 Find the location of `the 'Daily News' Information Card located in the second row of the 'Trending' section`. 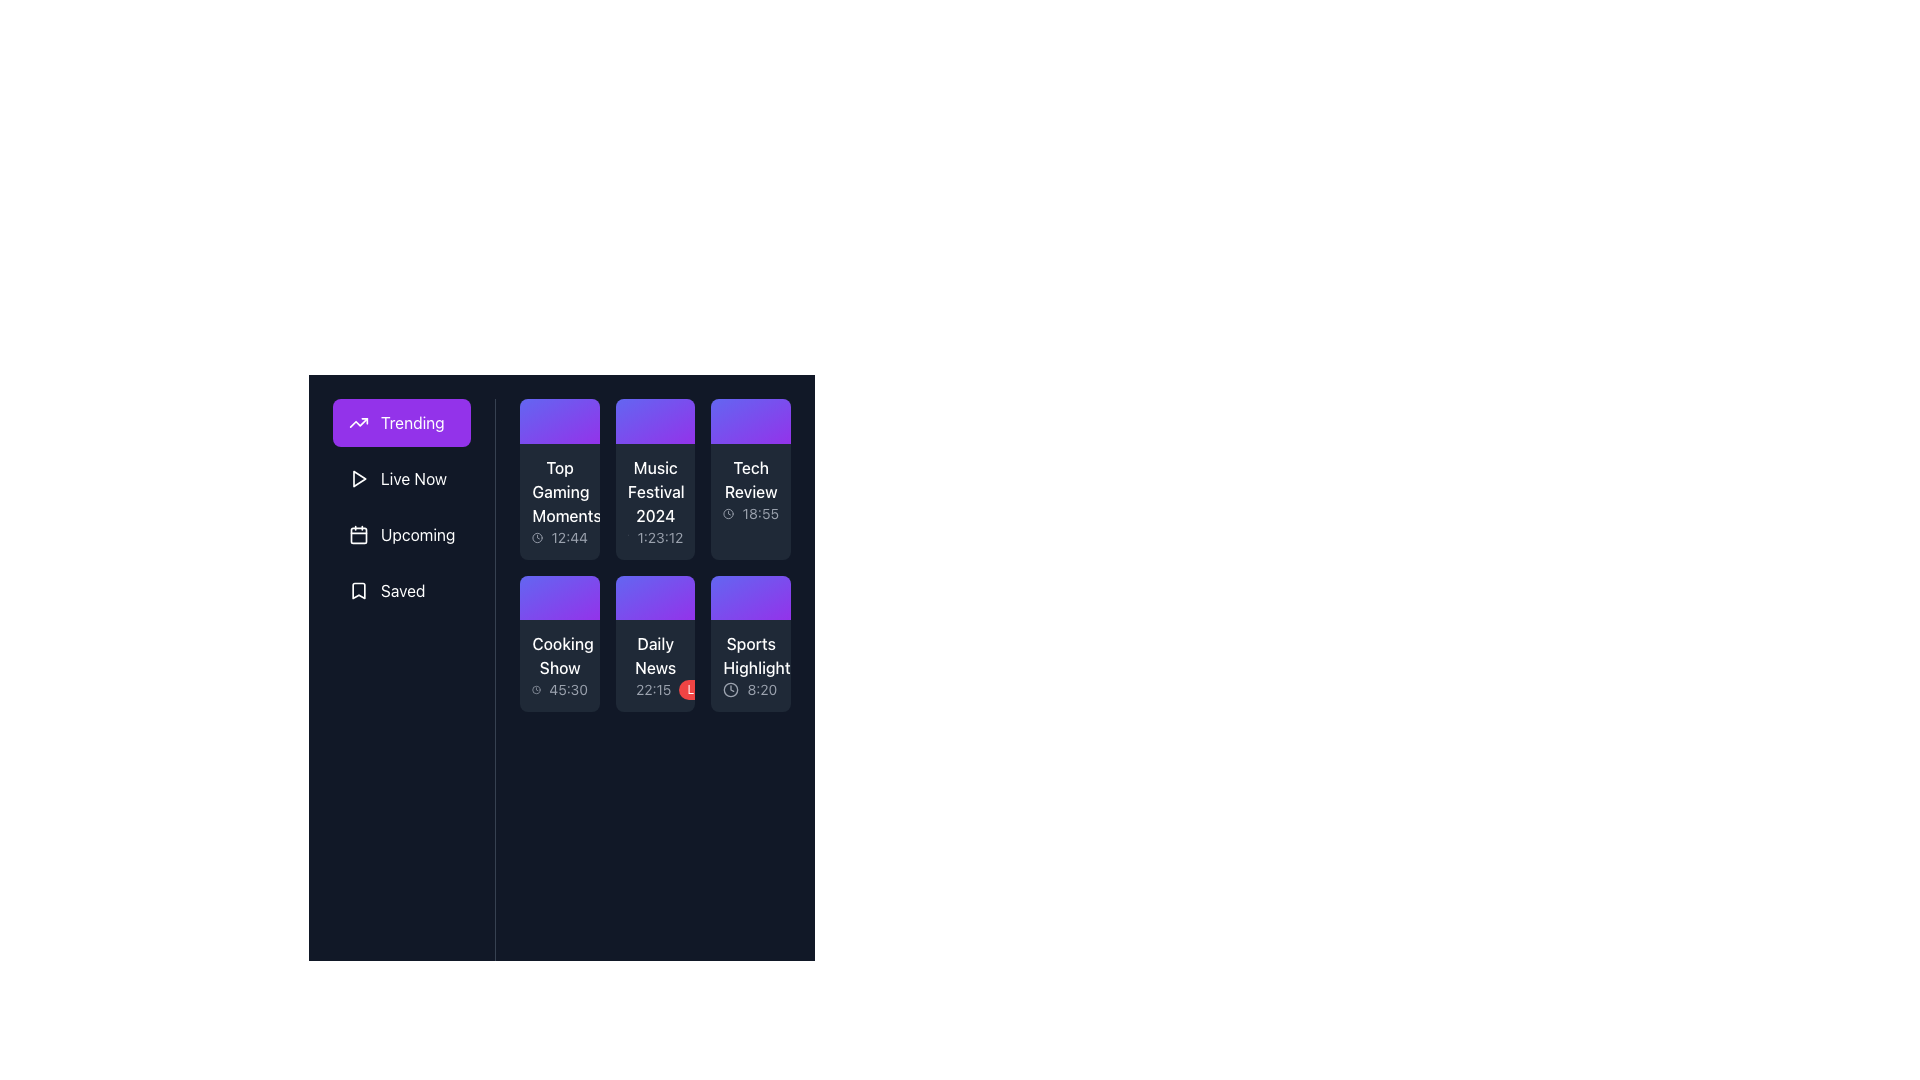

the 'Daily News' Information Card located in the second row of the 'Trending' section is located at coordinates (655, 666).